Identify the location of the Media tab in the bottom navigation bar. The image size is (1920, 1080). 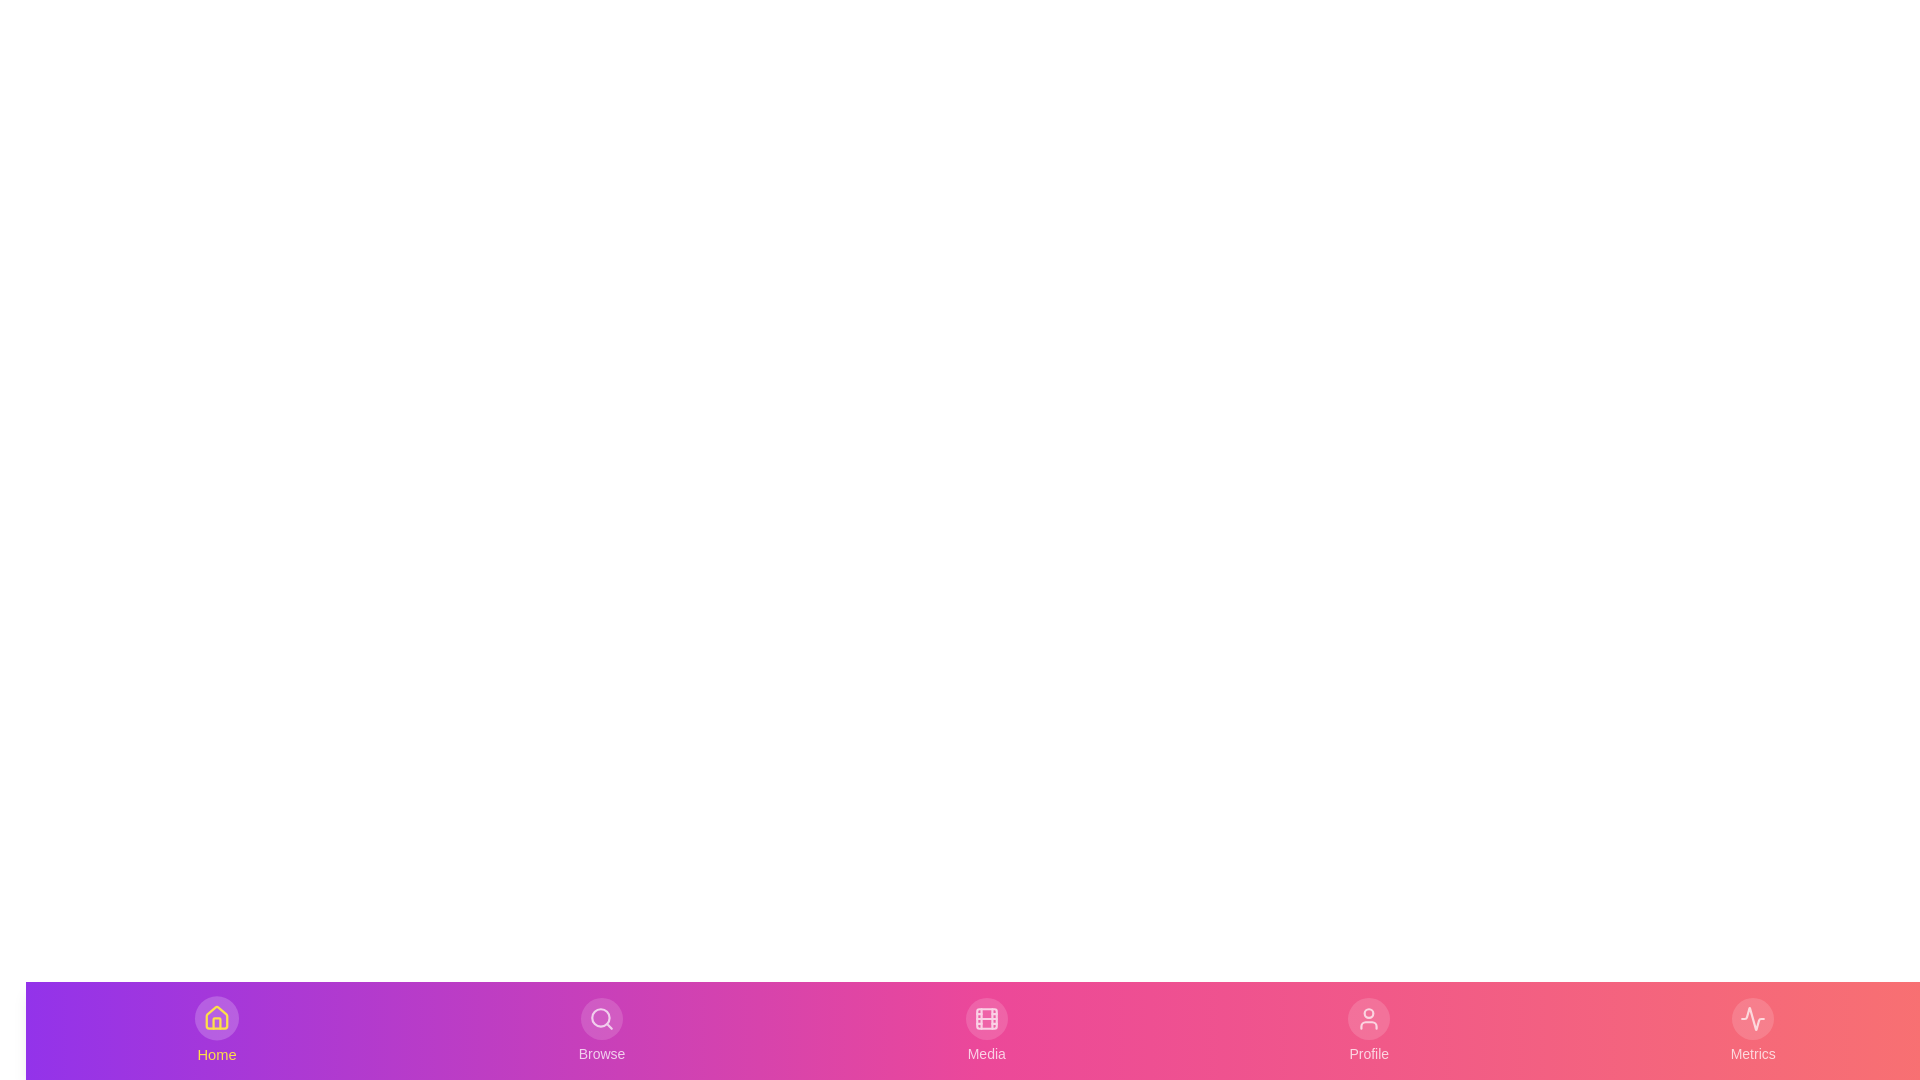
(985, 1030).